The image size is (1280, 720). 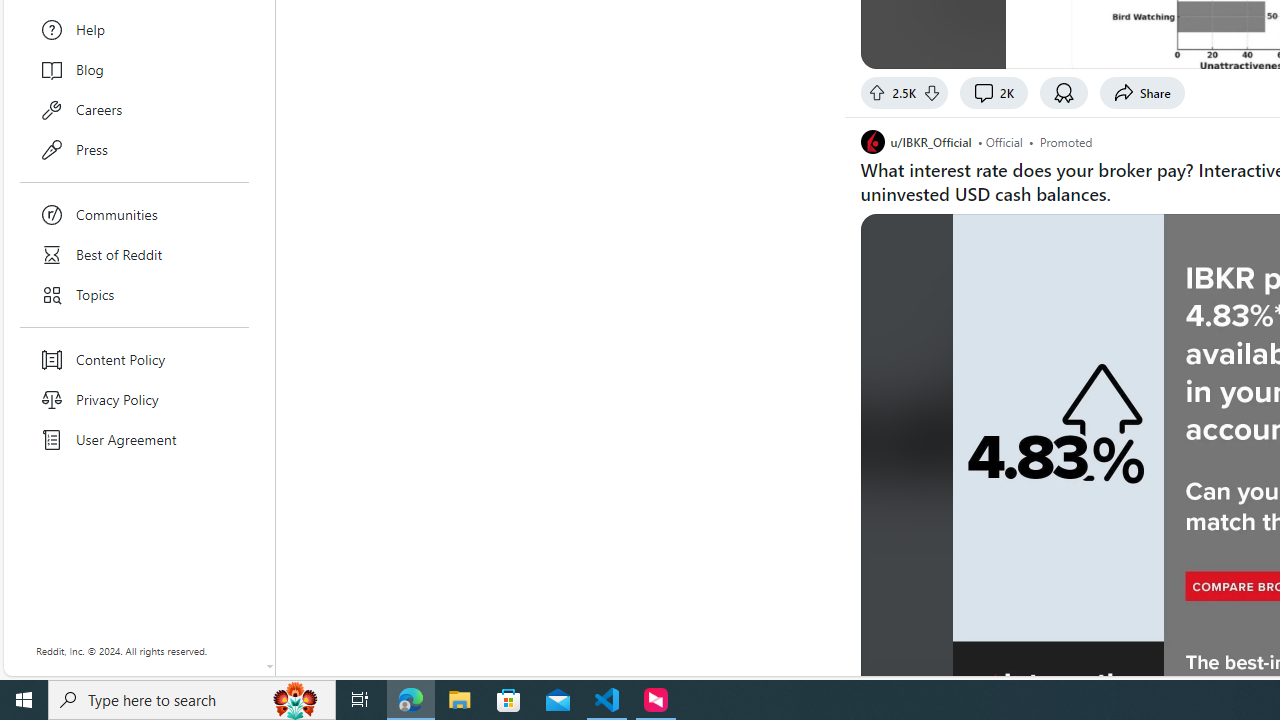 I want to click on 'User Agreement', so click(x=134, y=438).